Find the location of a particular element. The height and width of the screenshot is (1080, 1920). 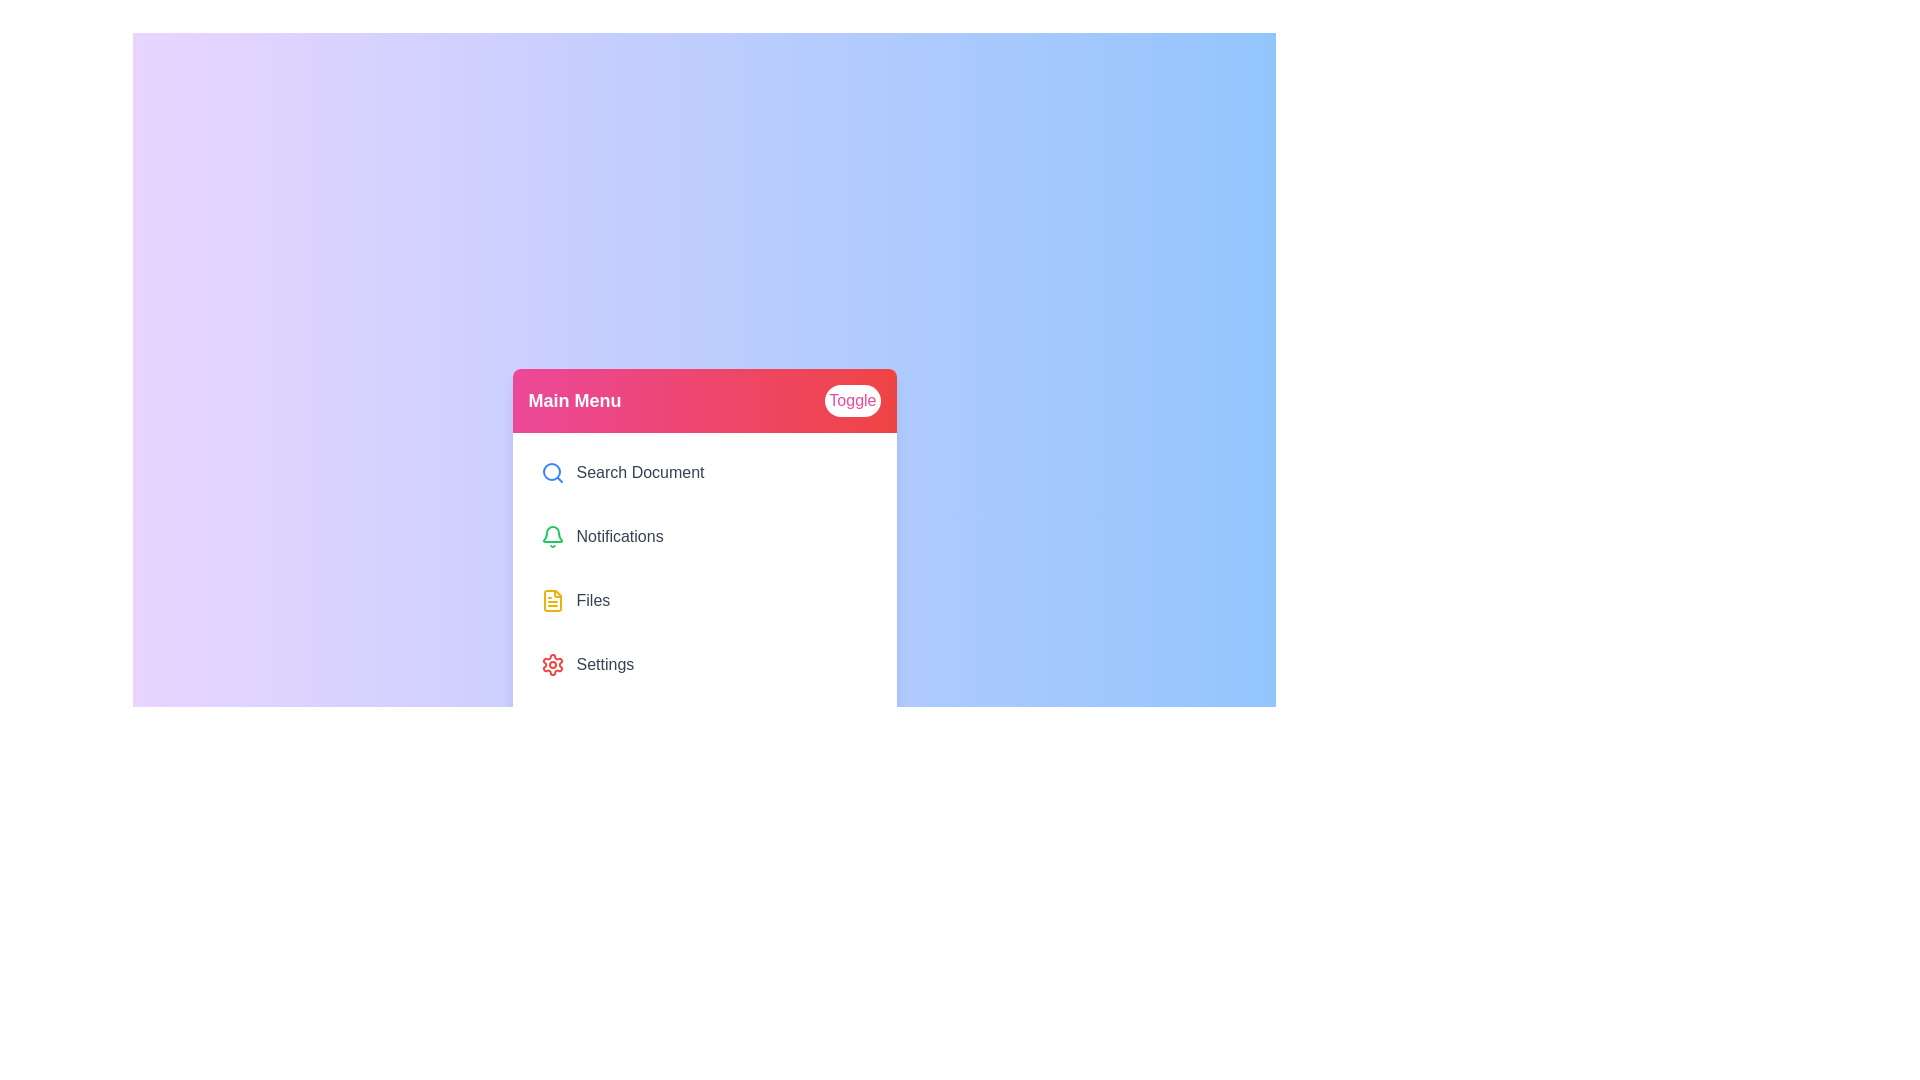

the menu item labeled Settings is located at coordinates (704, 664).